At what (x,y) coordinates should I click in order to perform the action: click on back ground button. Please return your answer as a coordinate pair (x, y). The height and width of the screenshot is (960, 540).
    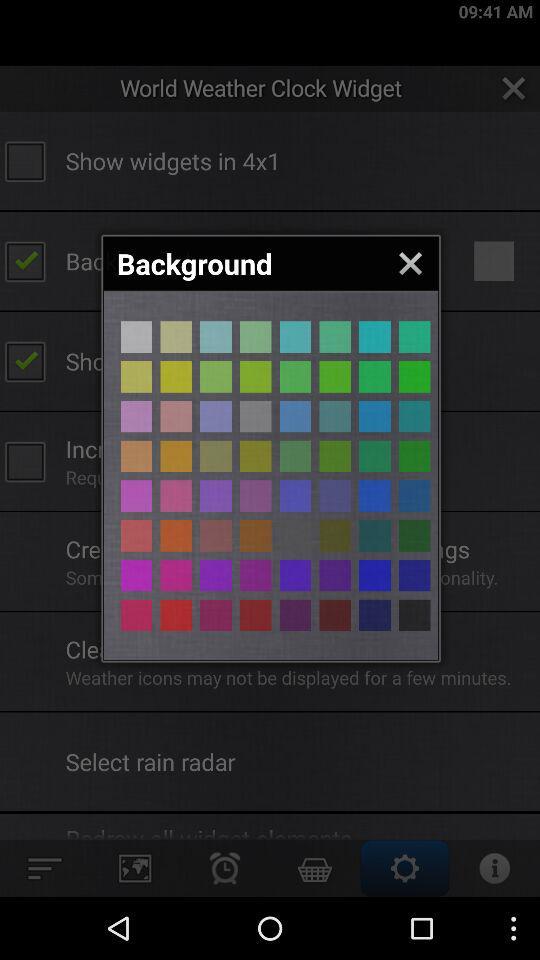
    Looking at the image, I should click on (335, 495).